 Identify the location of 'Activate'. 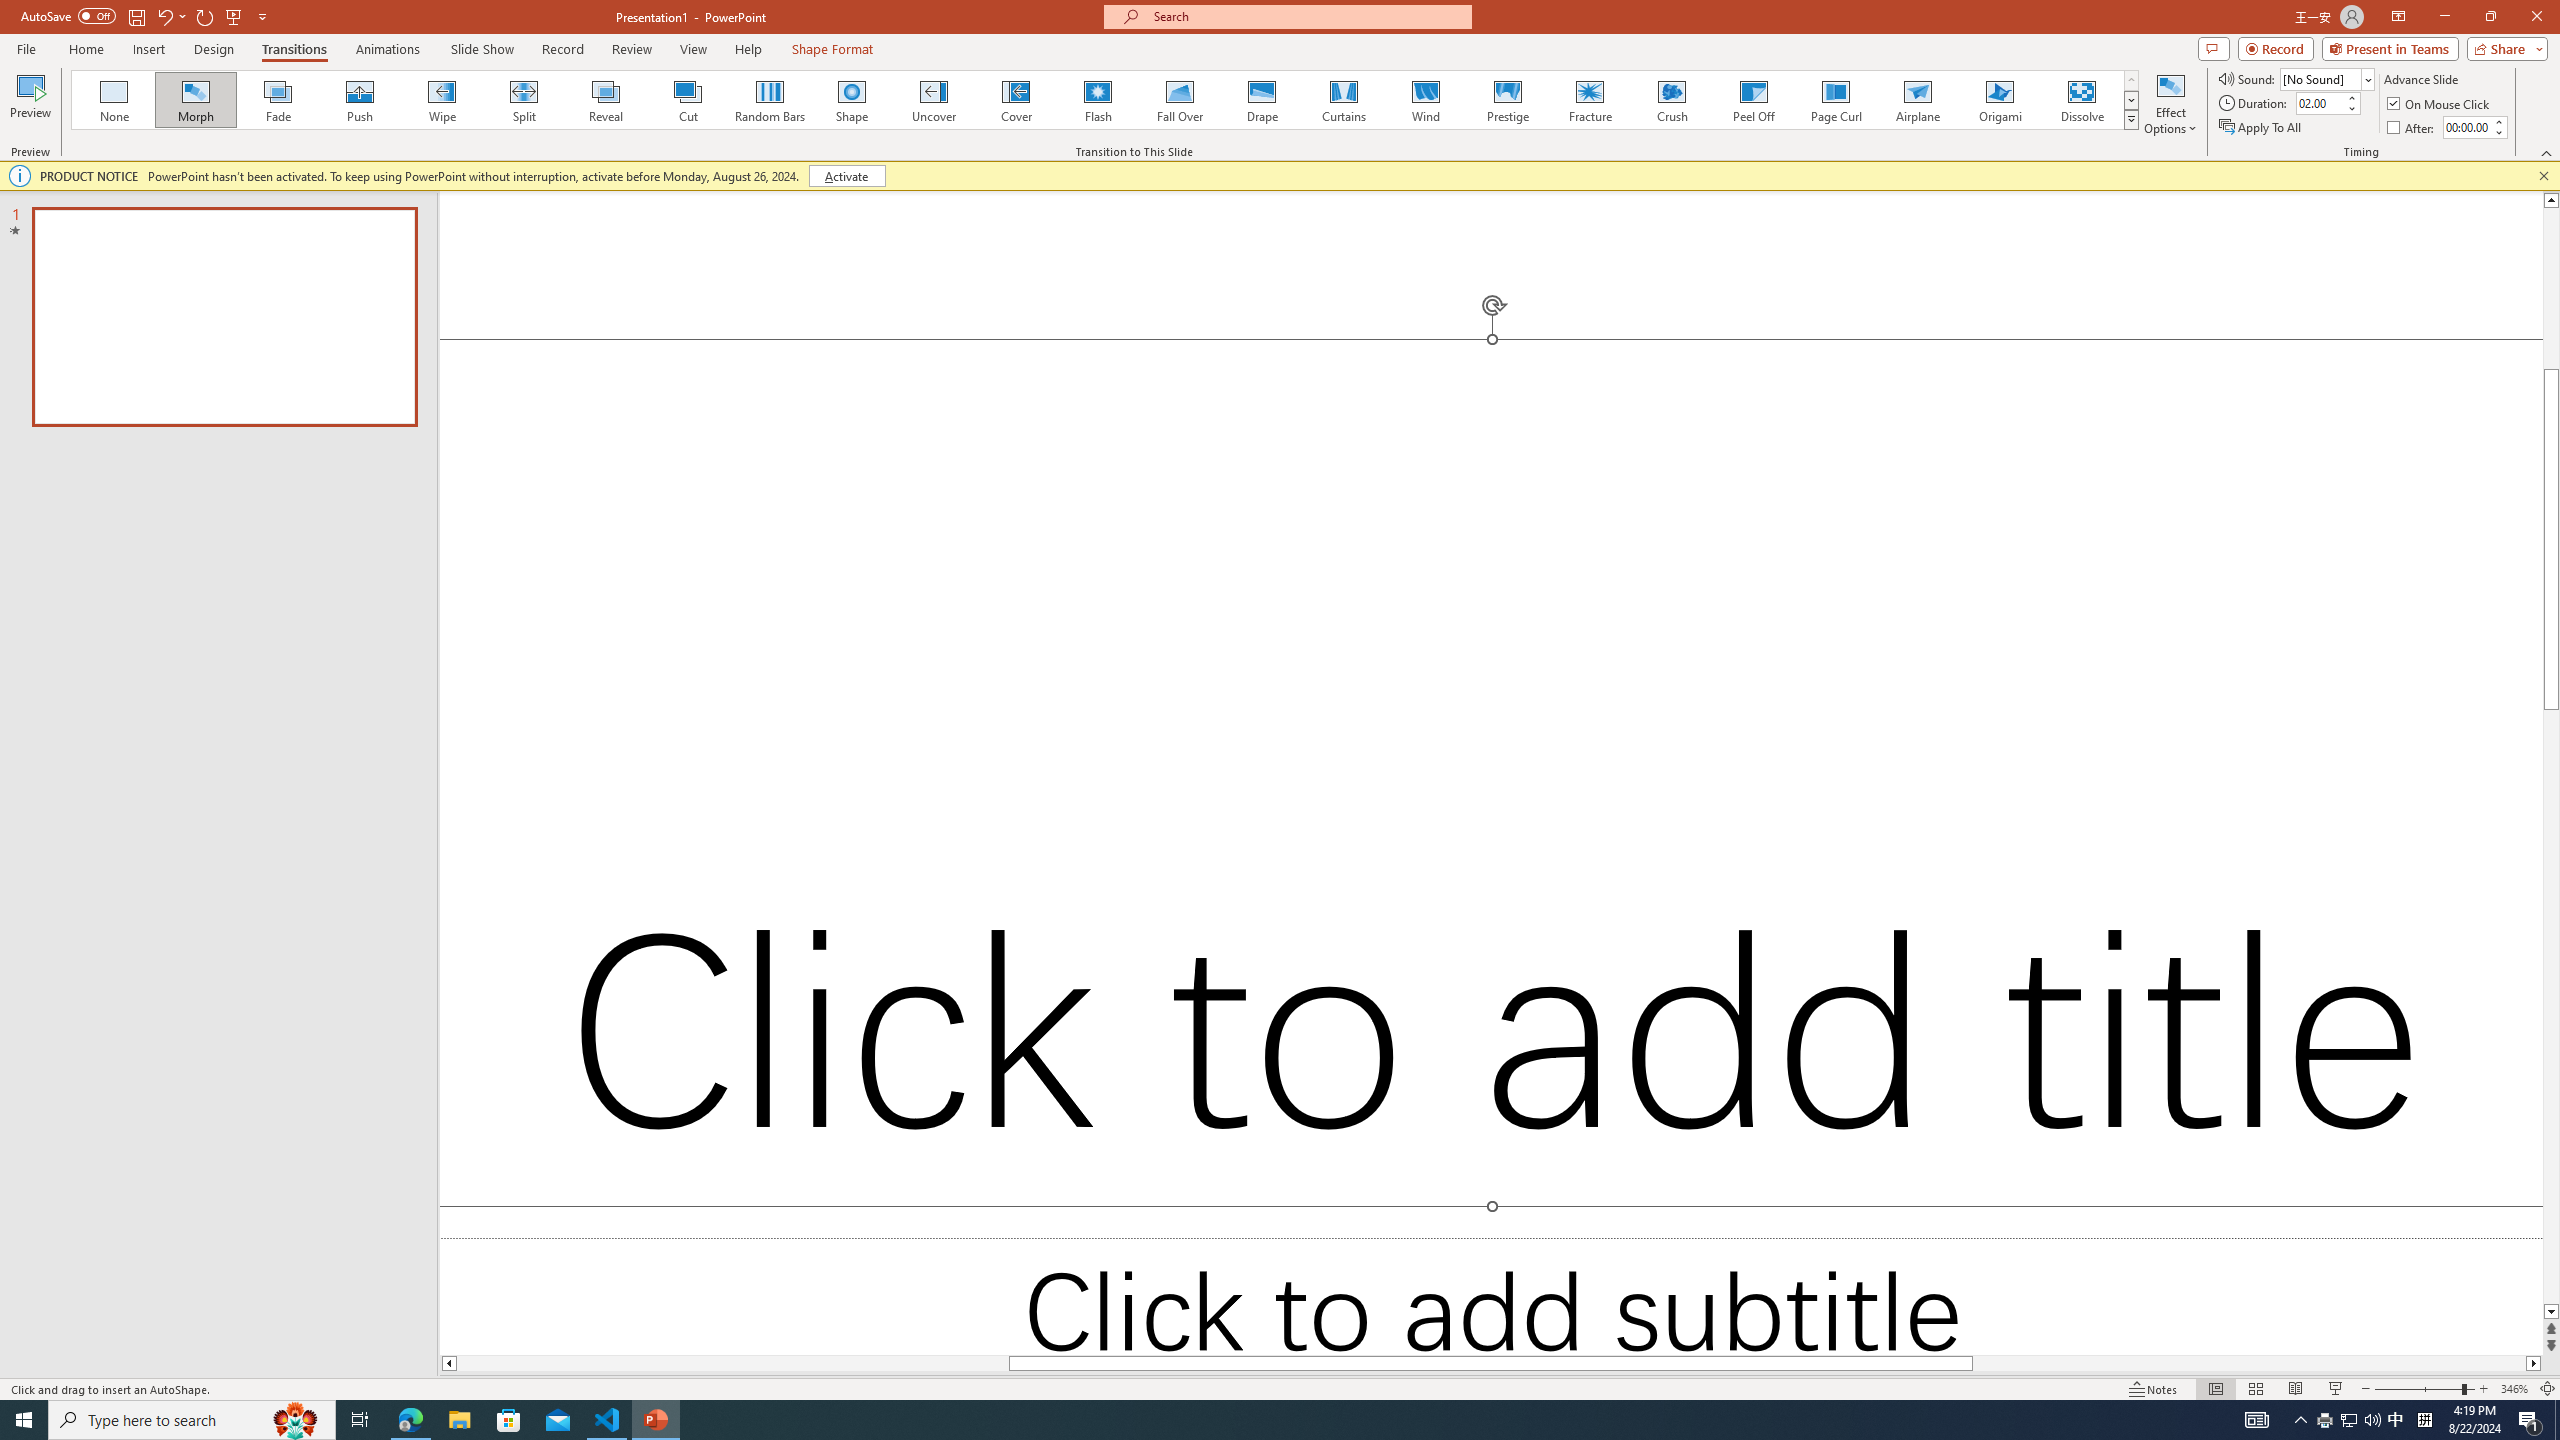
(847, 176).